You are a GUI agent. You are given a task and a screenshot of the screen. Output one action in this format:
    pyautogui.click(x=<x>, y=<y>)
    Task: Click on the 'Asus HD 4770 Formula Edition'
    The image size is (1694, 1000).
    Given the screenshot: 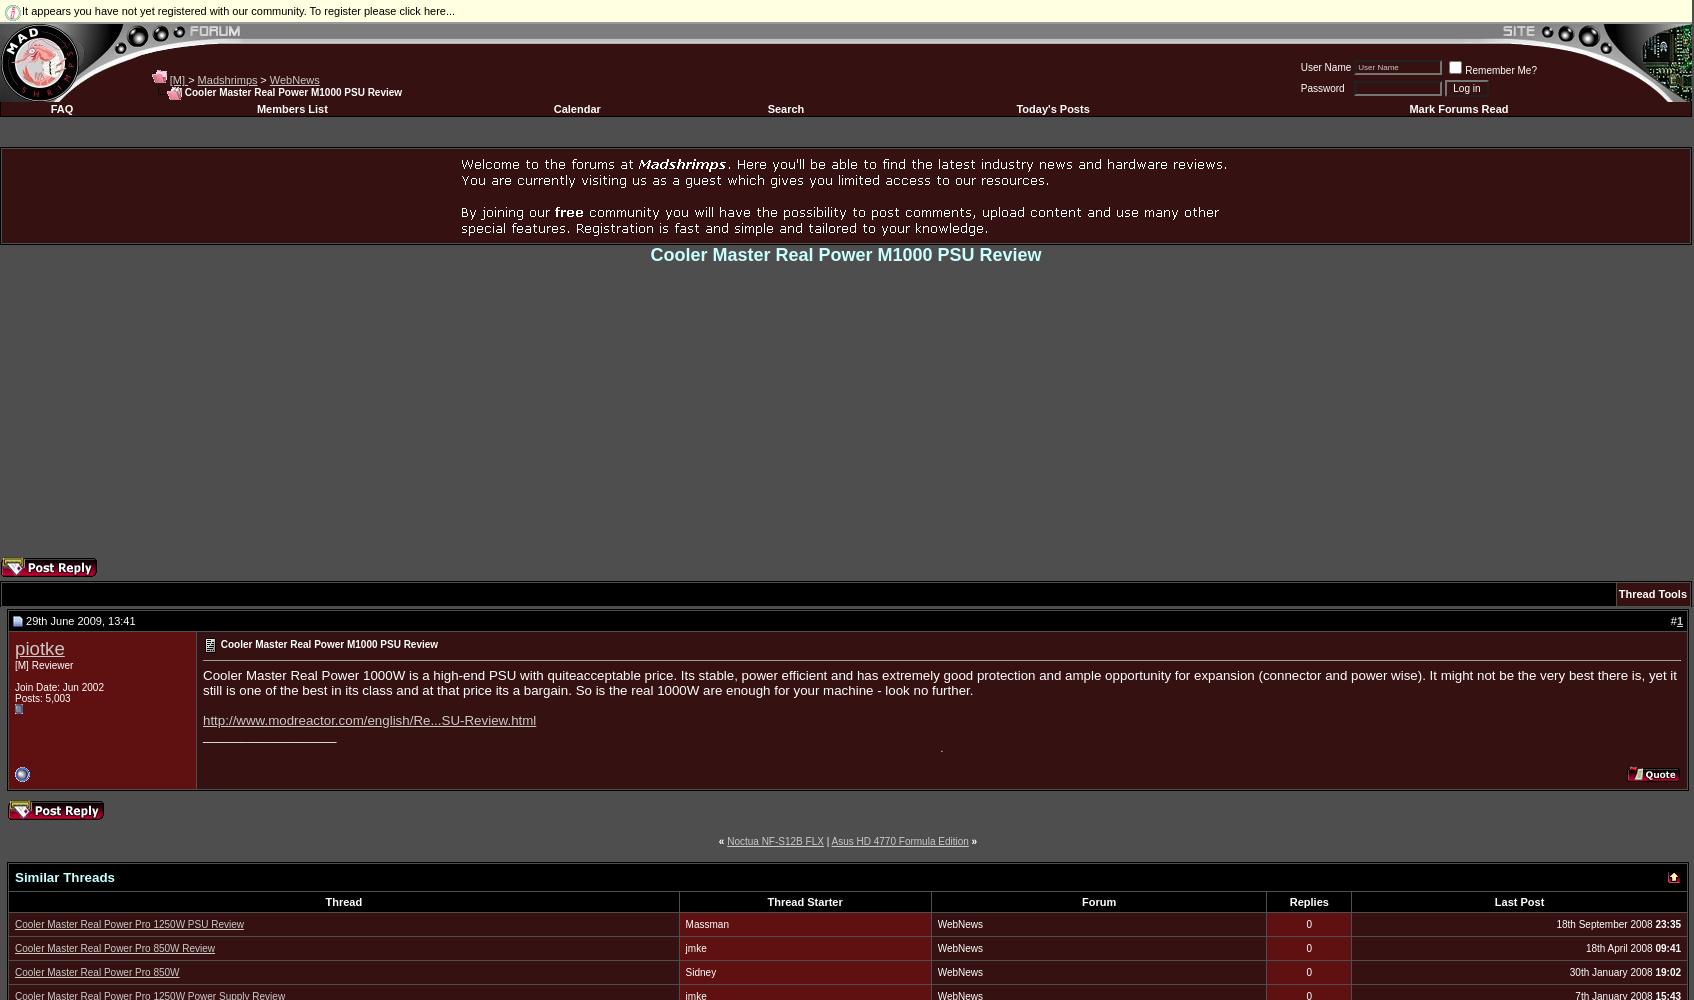 What is the action you would take?
    pyautogui.click(x=898, y=839)
    